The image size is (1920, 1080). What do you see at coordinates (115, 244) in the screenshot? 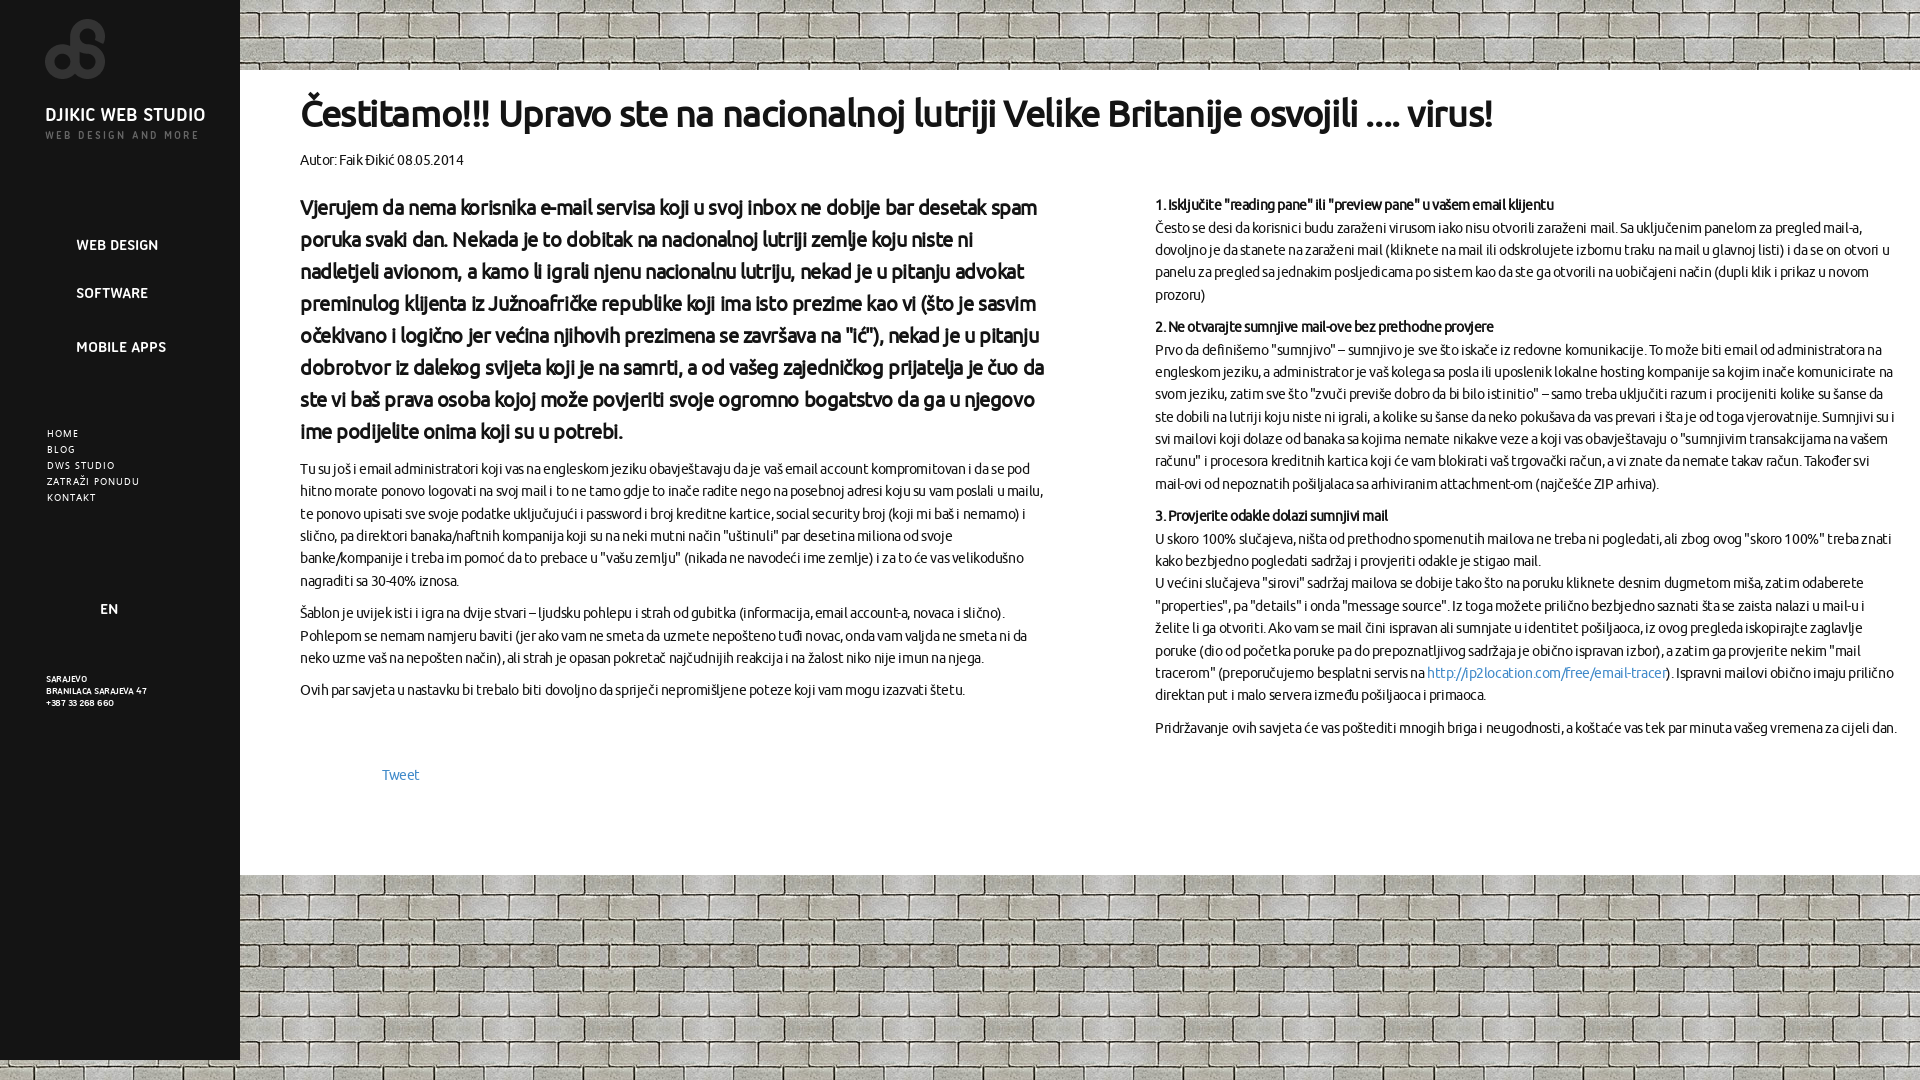
I see `'WEB DESIGN'` at bounding box center [115, 244].